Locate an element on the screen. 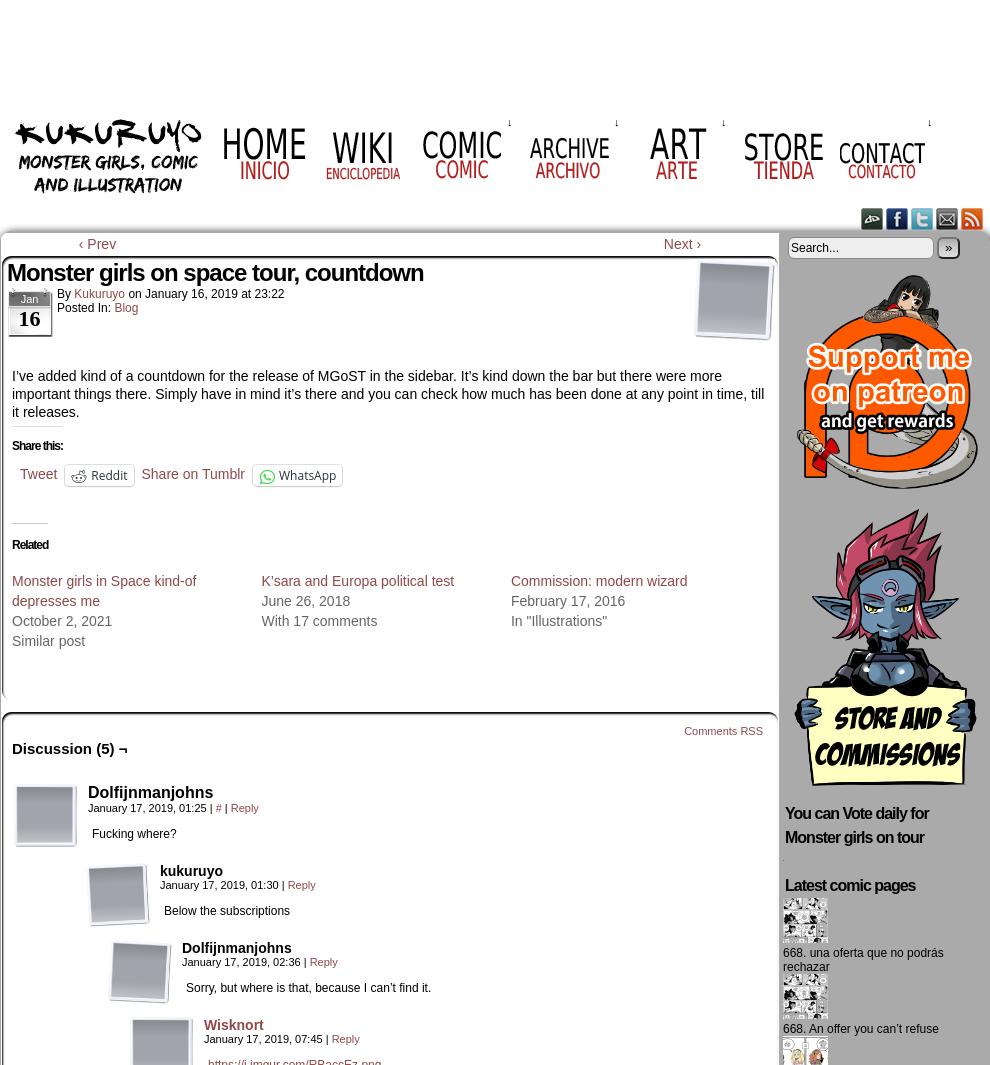 The image size is (990, 1065). '668. una oferta que no podrás rechazar' is located at coordinates (862, 959).